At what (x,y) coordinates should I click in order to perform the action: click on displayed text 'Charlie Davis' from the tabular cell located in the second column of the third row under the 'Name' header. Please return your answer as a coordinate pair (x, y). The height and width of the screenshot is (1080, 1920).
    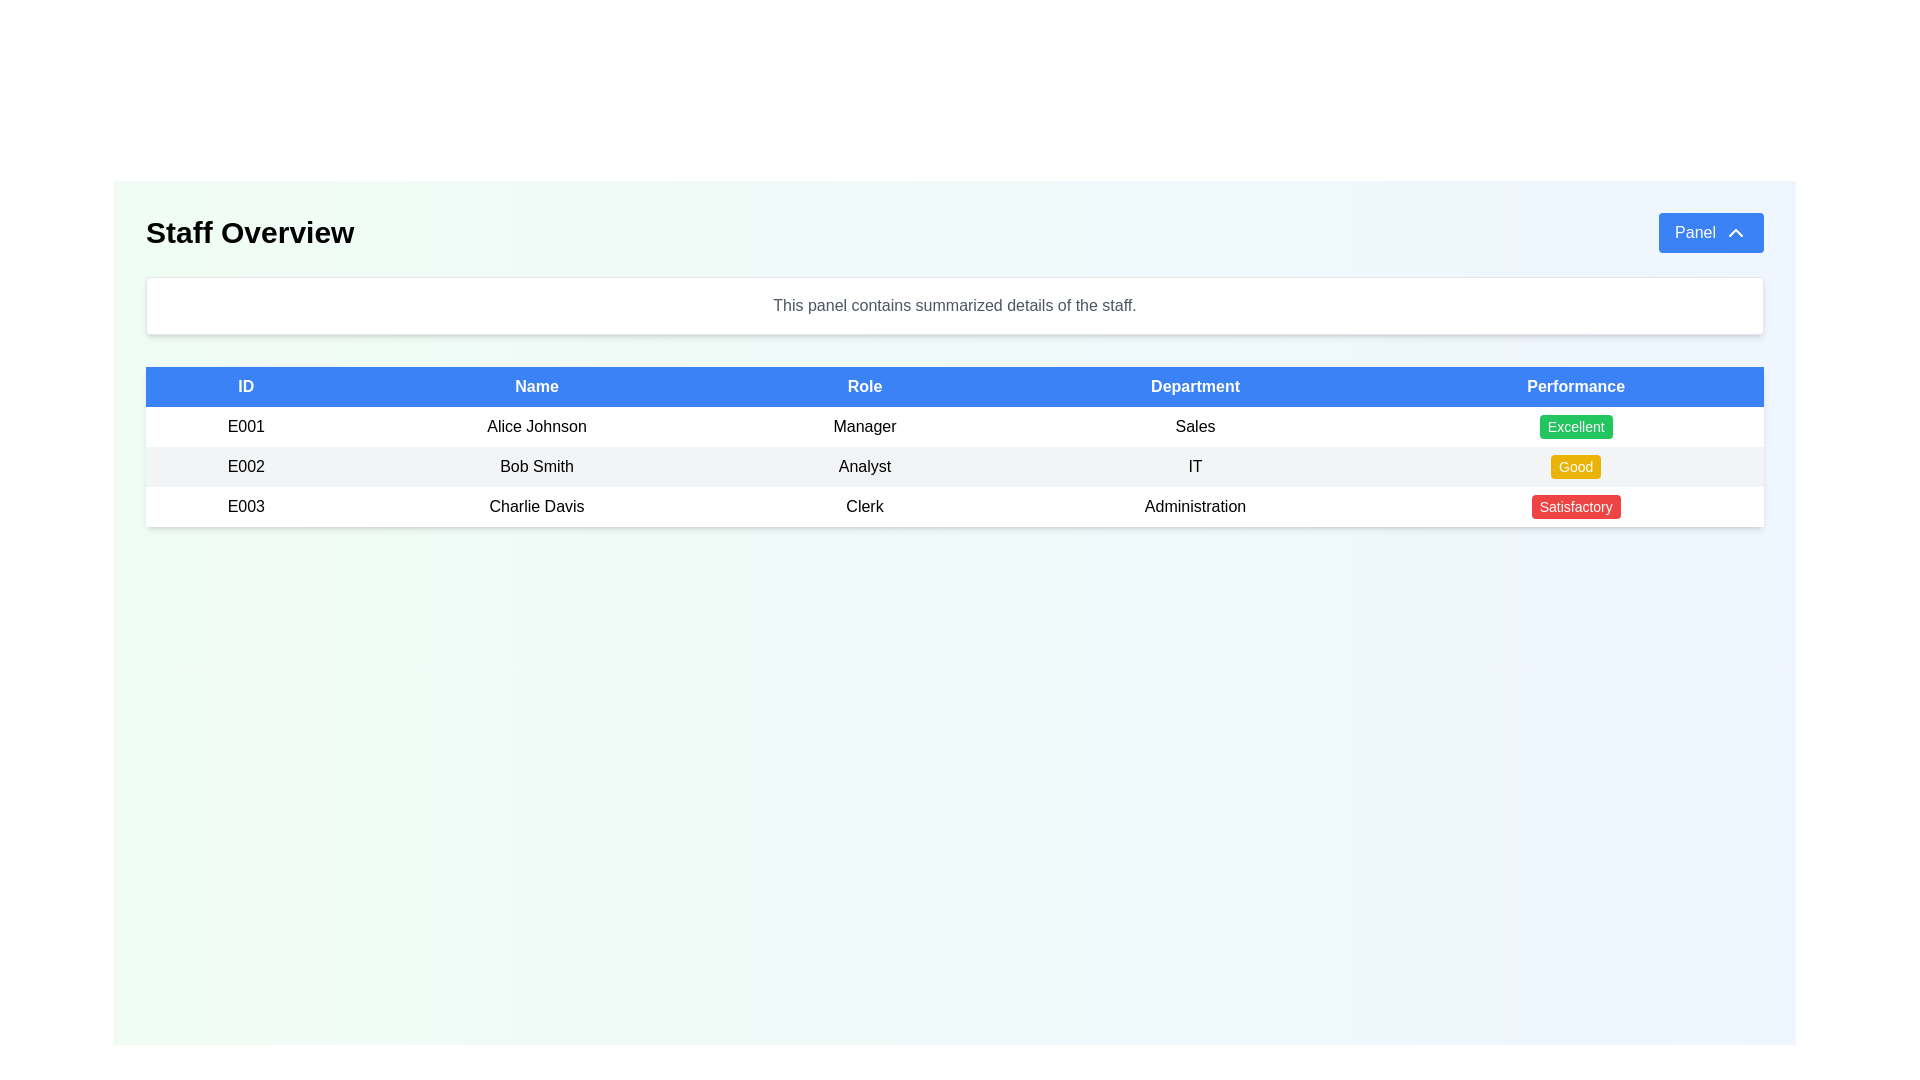
    Looking at the image, I should click on (537, 505).